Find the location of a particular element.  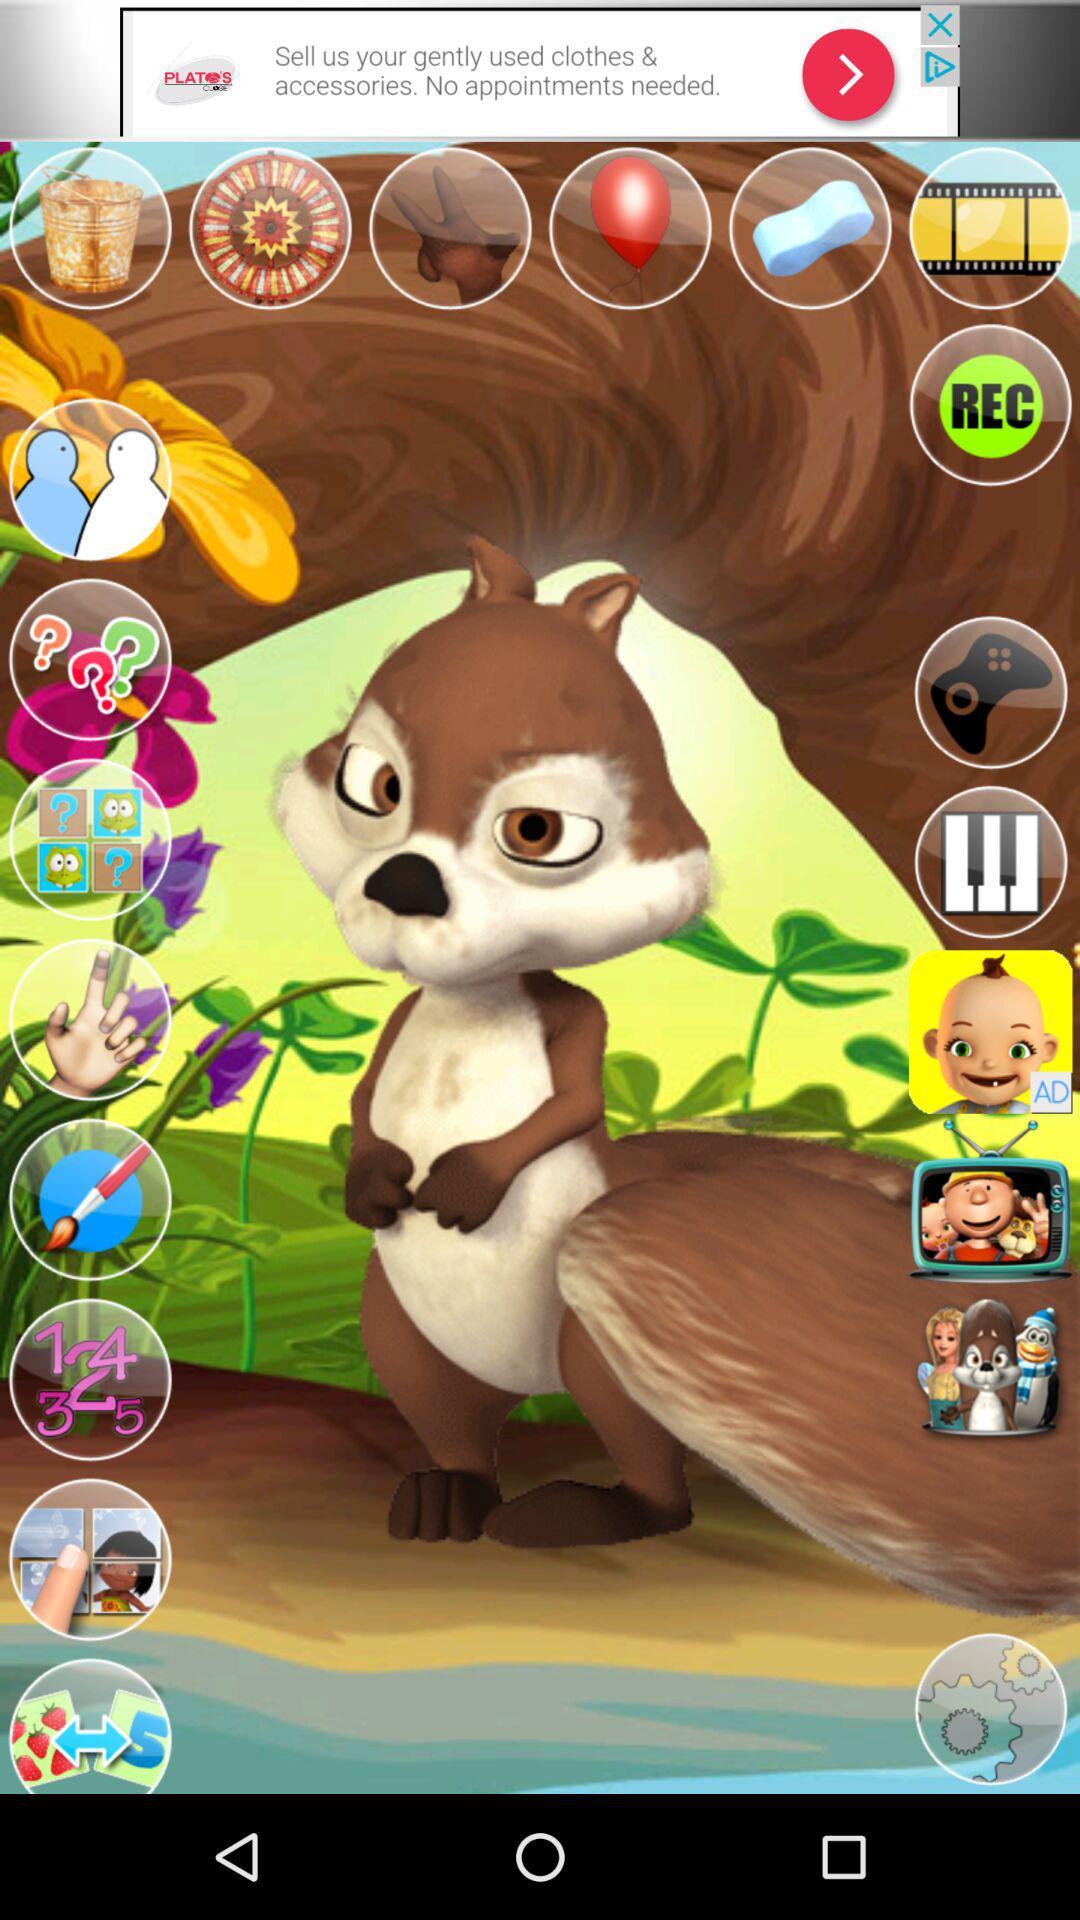

make them sing is located at coordinates (990, 1200).